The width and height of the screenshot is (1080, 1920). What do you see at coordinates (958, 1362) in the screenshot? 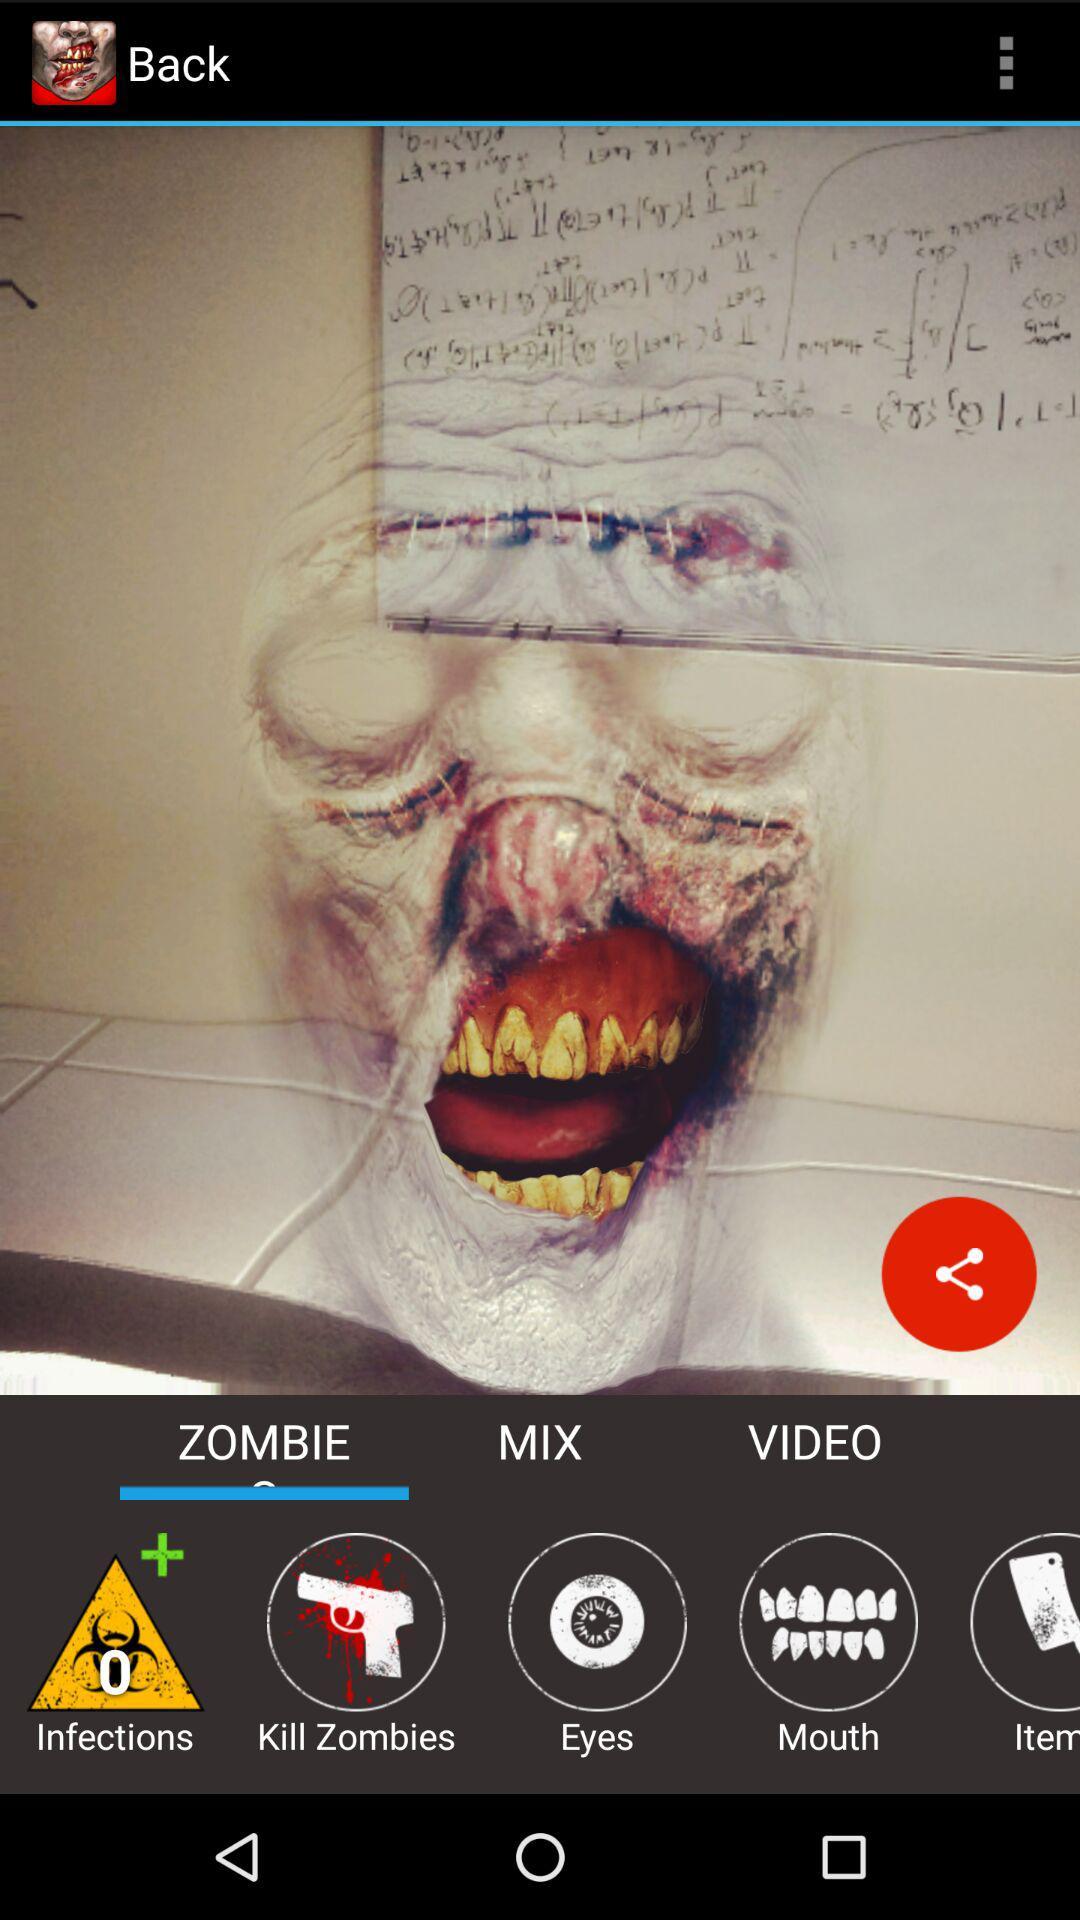
I see `the share icon` at bounding box center [958, 1362].